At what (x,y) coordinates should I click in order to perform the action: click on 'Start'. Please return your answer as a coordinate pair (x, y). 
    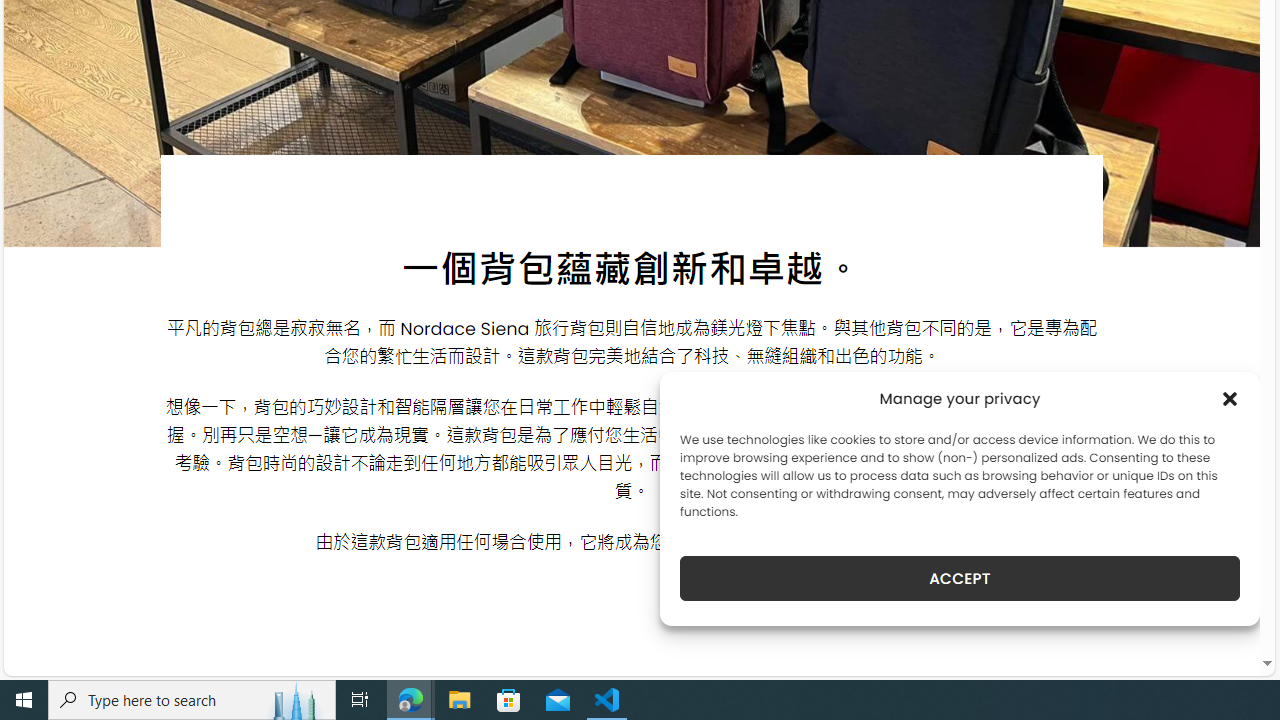
    Looking at the image, I should click on (24, 698).